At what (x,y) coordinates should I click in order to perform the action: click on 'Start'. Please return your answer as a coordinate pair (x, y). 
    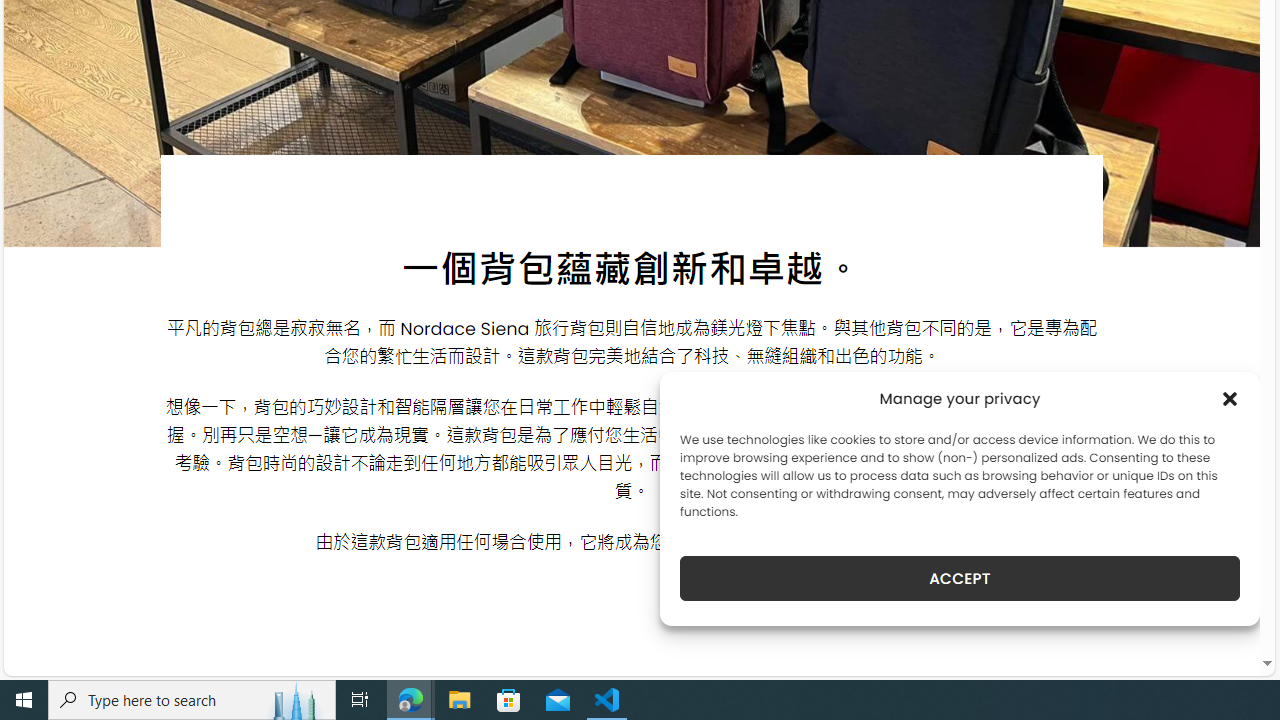
    Looking at the image, I should click on (24, 698).